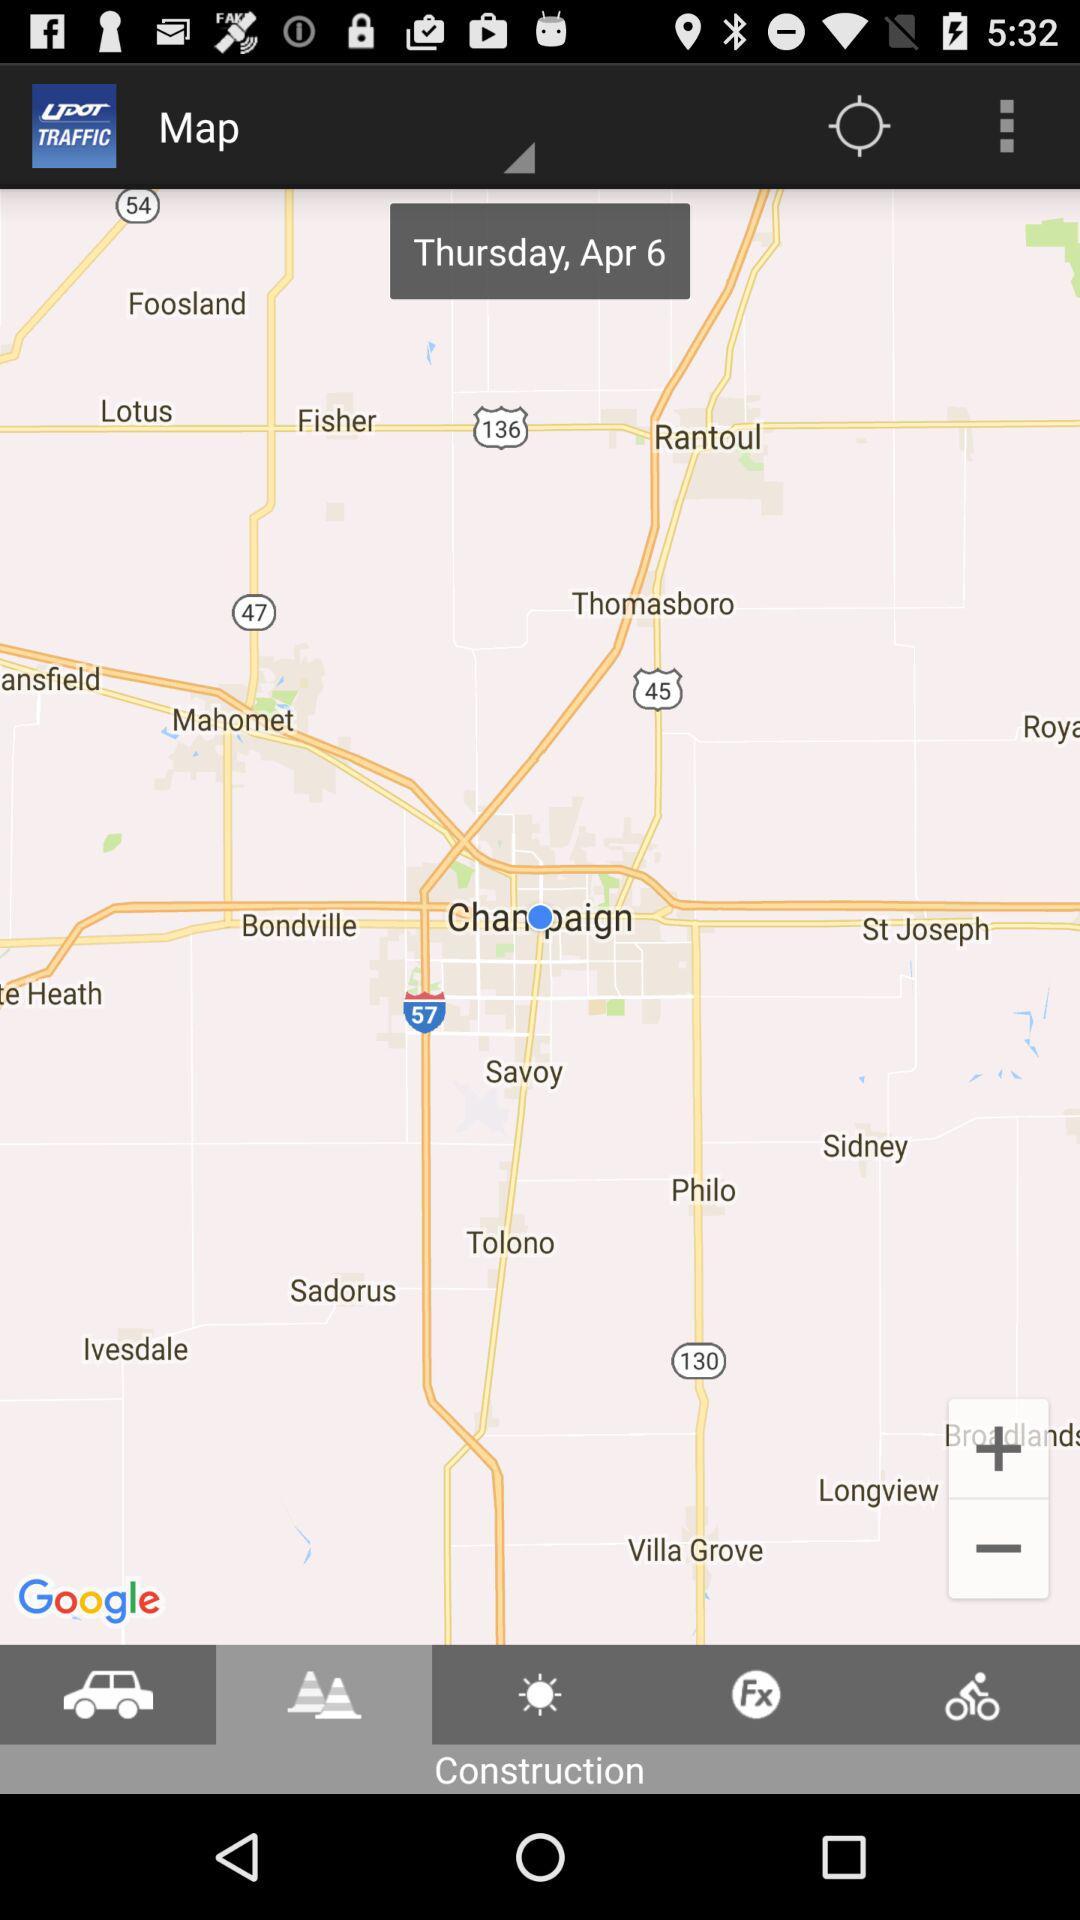 The height and width of the screenshot is (1920, 1080). Describe the element at coordinates (92, 1602) in the screenshot. I see `google` at that location.